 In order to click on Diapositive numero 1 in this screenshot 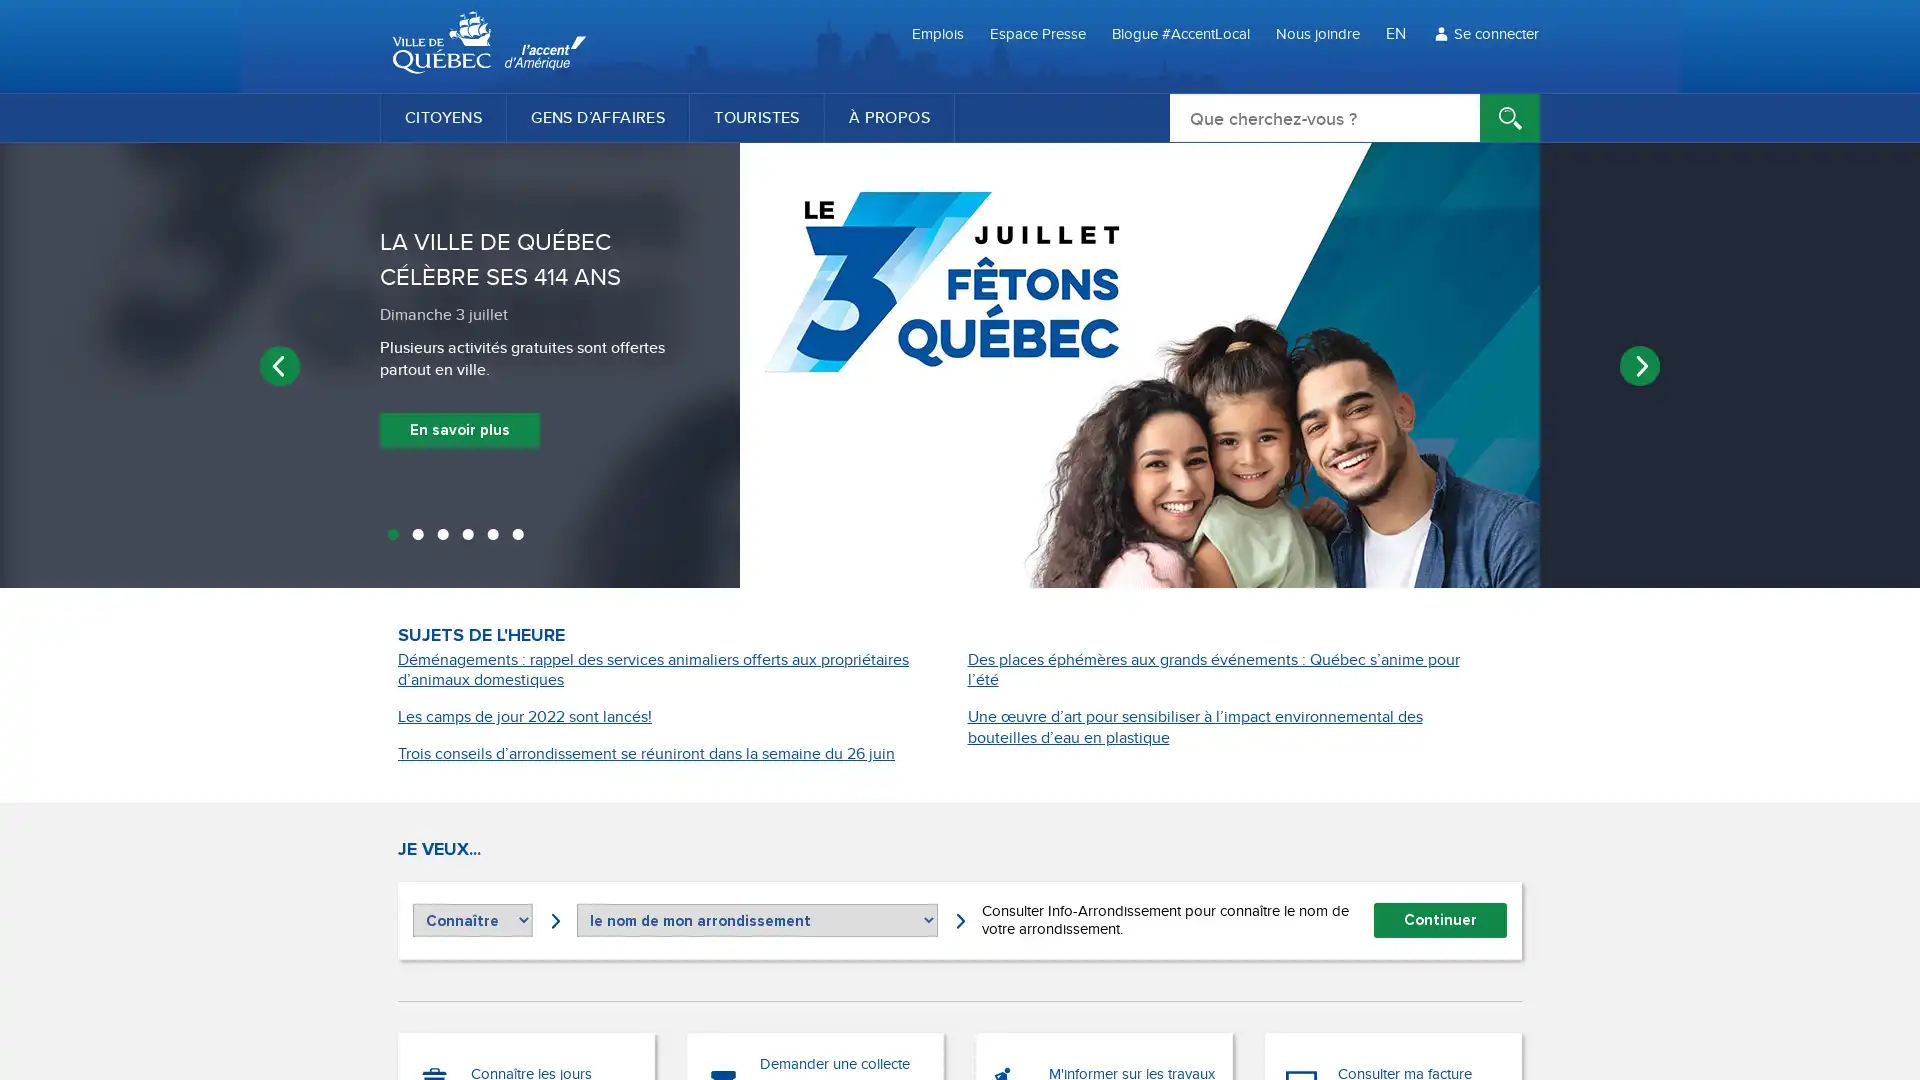, I will do `click(392, 535)`.